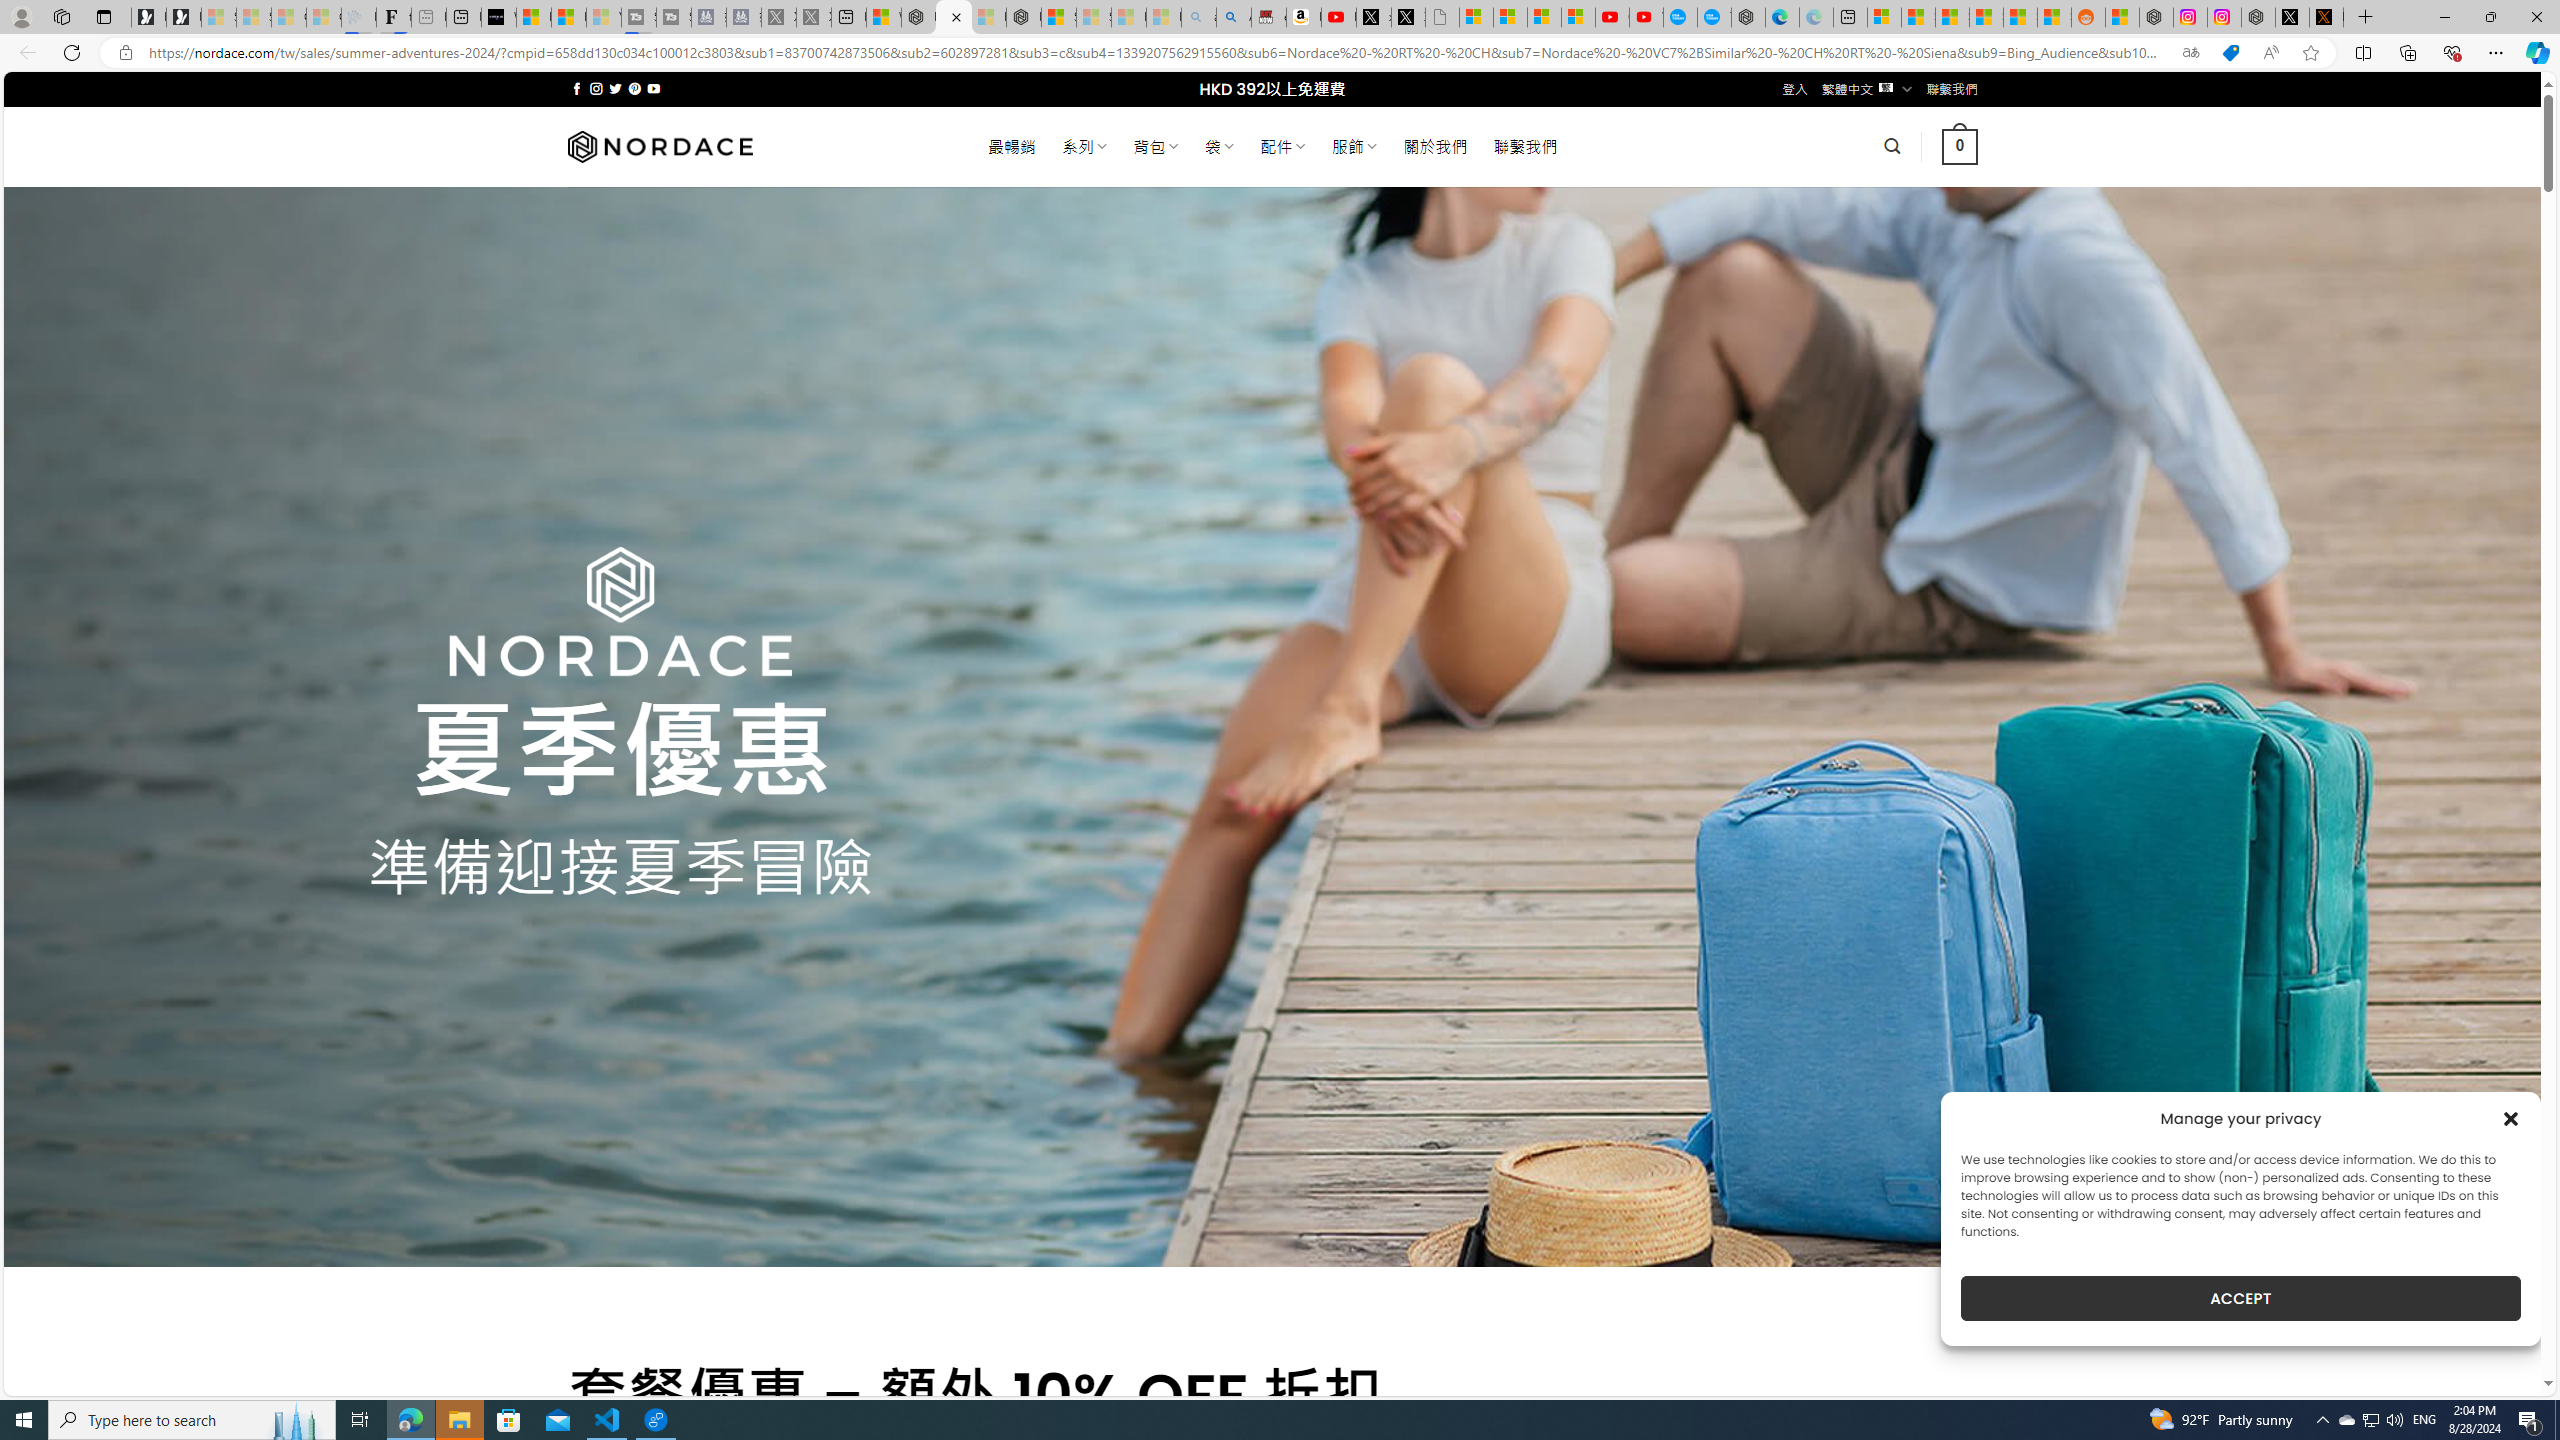 Image resolution: width=2560 pixels, height=1440 pixels. What do you see at coordinates (1198, 16) in the screenshot?
I see `'amazon - Search - Sleeping'` at bounding box center [1198, 16].